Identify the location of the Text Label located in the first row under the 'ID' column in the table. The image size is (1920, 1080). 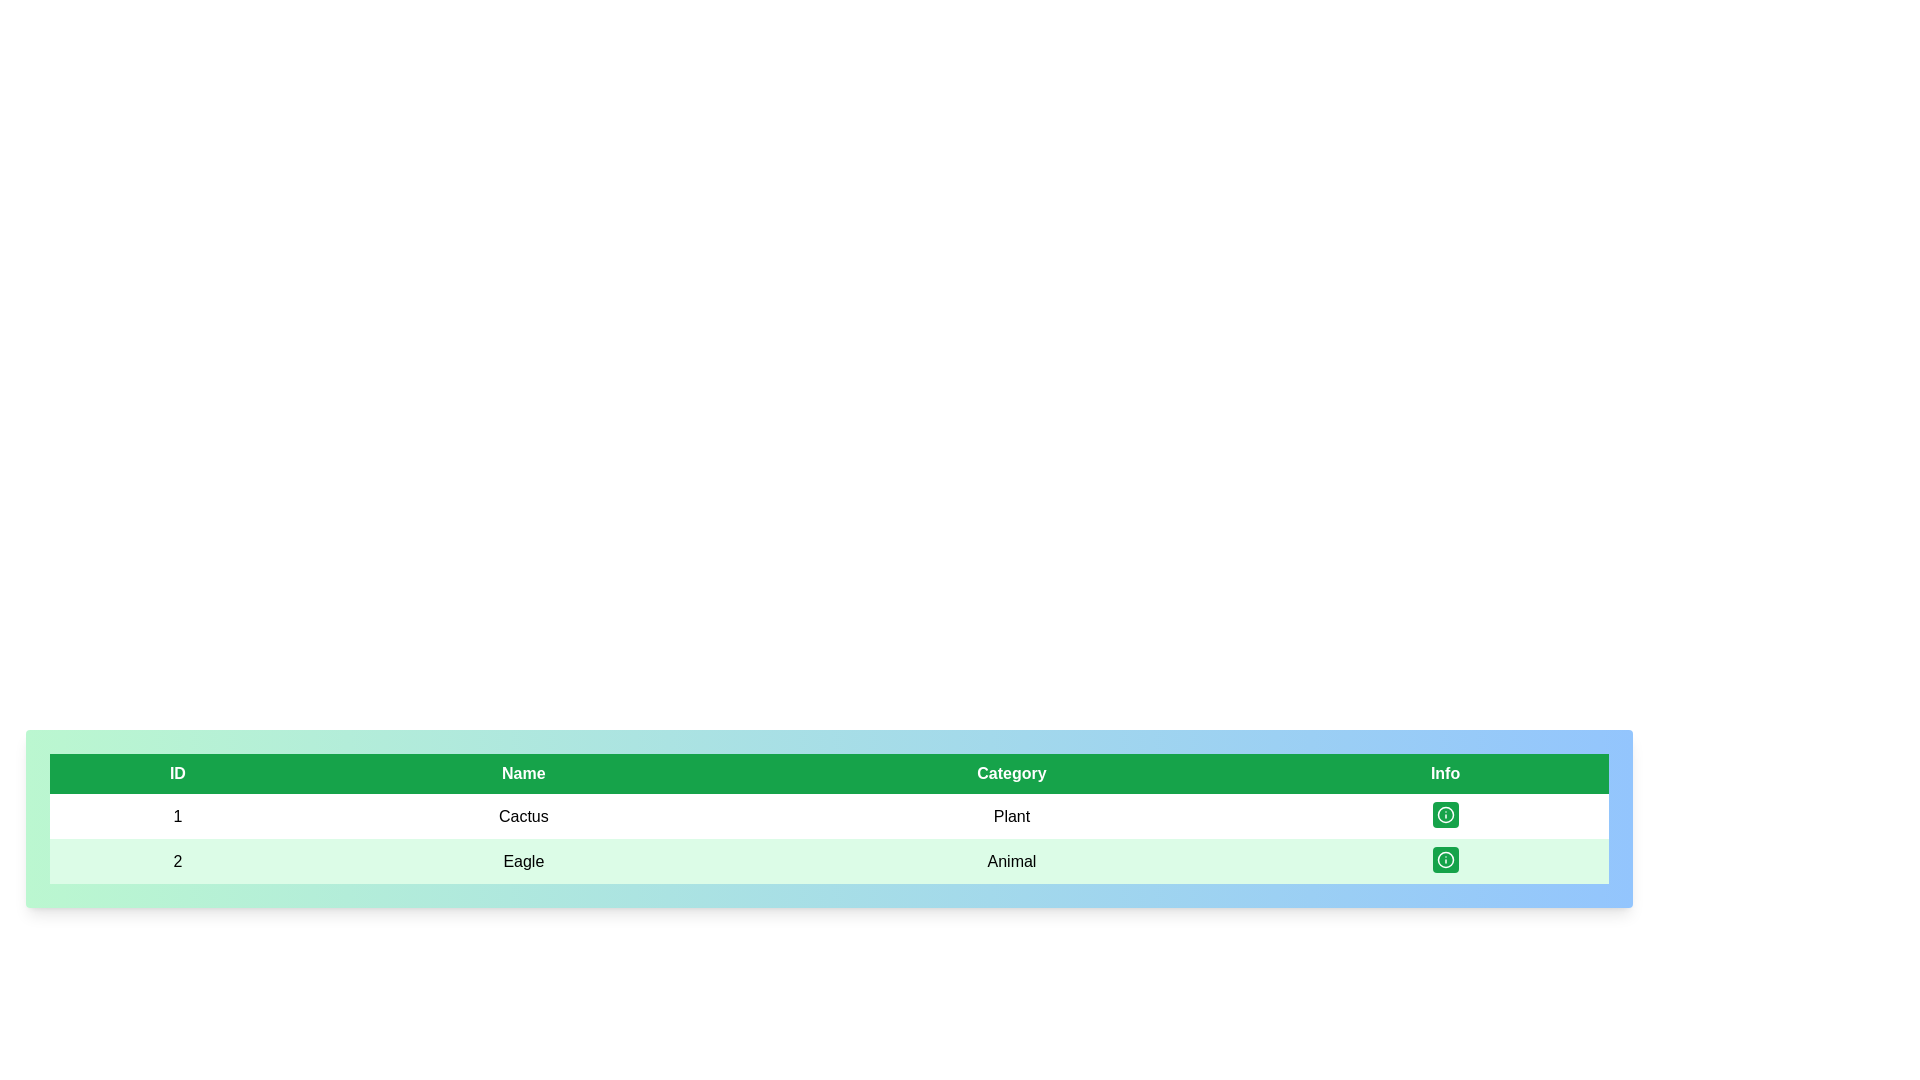
(177, 816).